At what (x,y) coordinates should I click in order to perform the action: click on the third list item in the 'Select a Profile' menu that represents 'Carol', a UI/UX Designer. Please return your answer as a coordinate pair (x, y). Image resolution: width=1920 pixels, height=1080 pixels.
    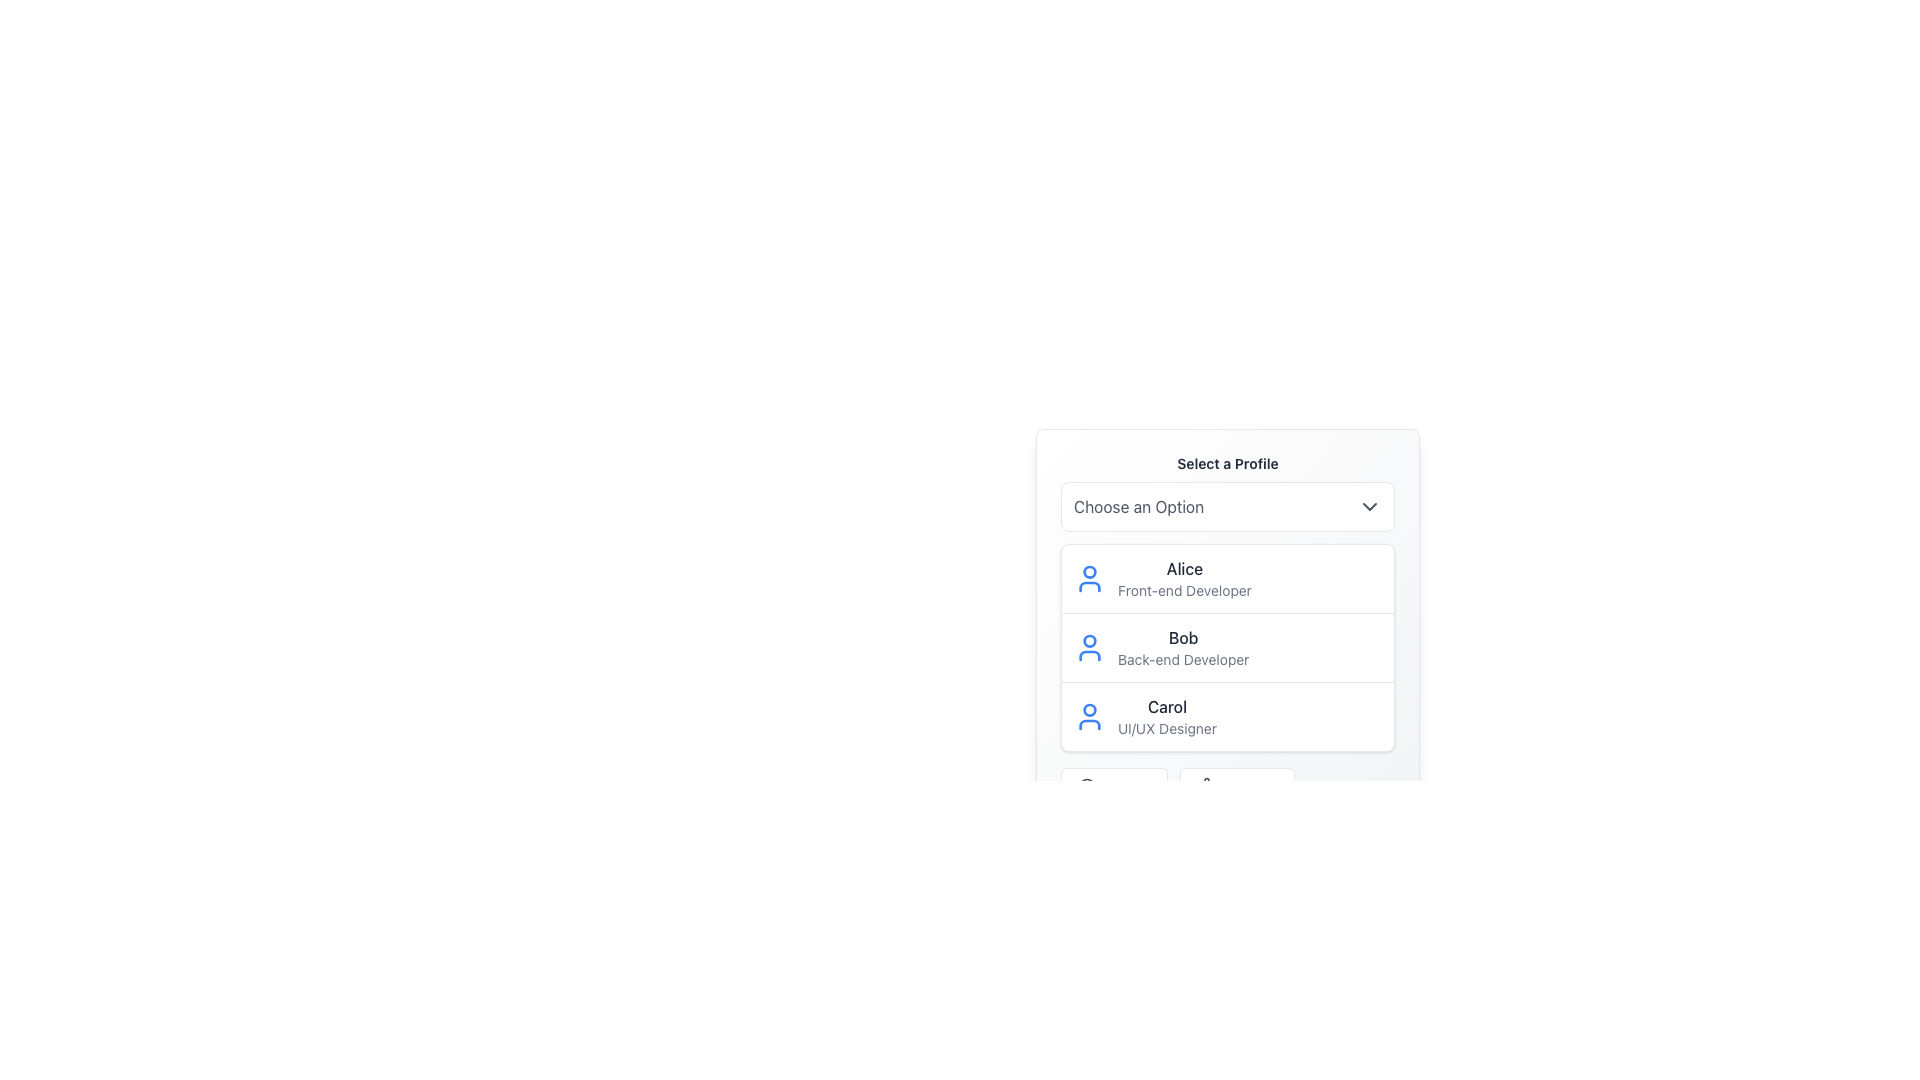
    Looking at the image, I should click on (1227, 715).